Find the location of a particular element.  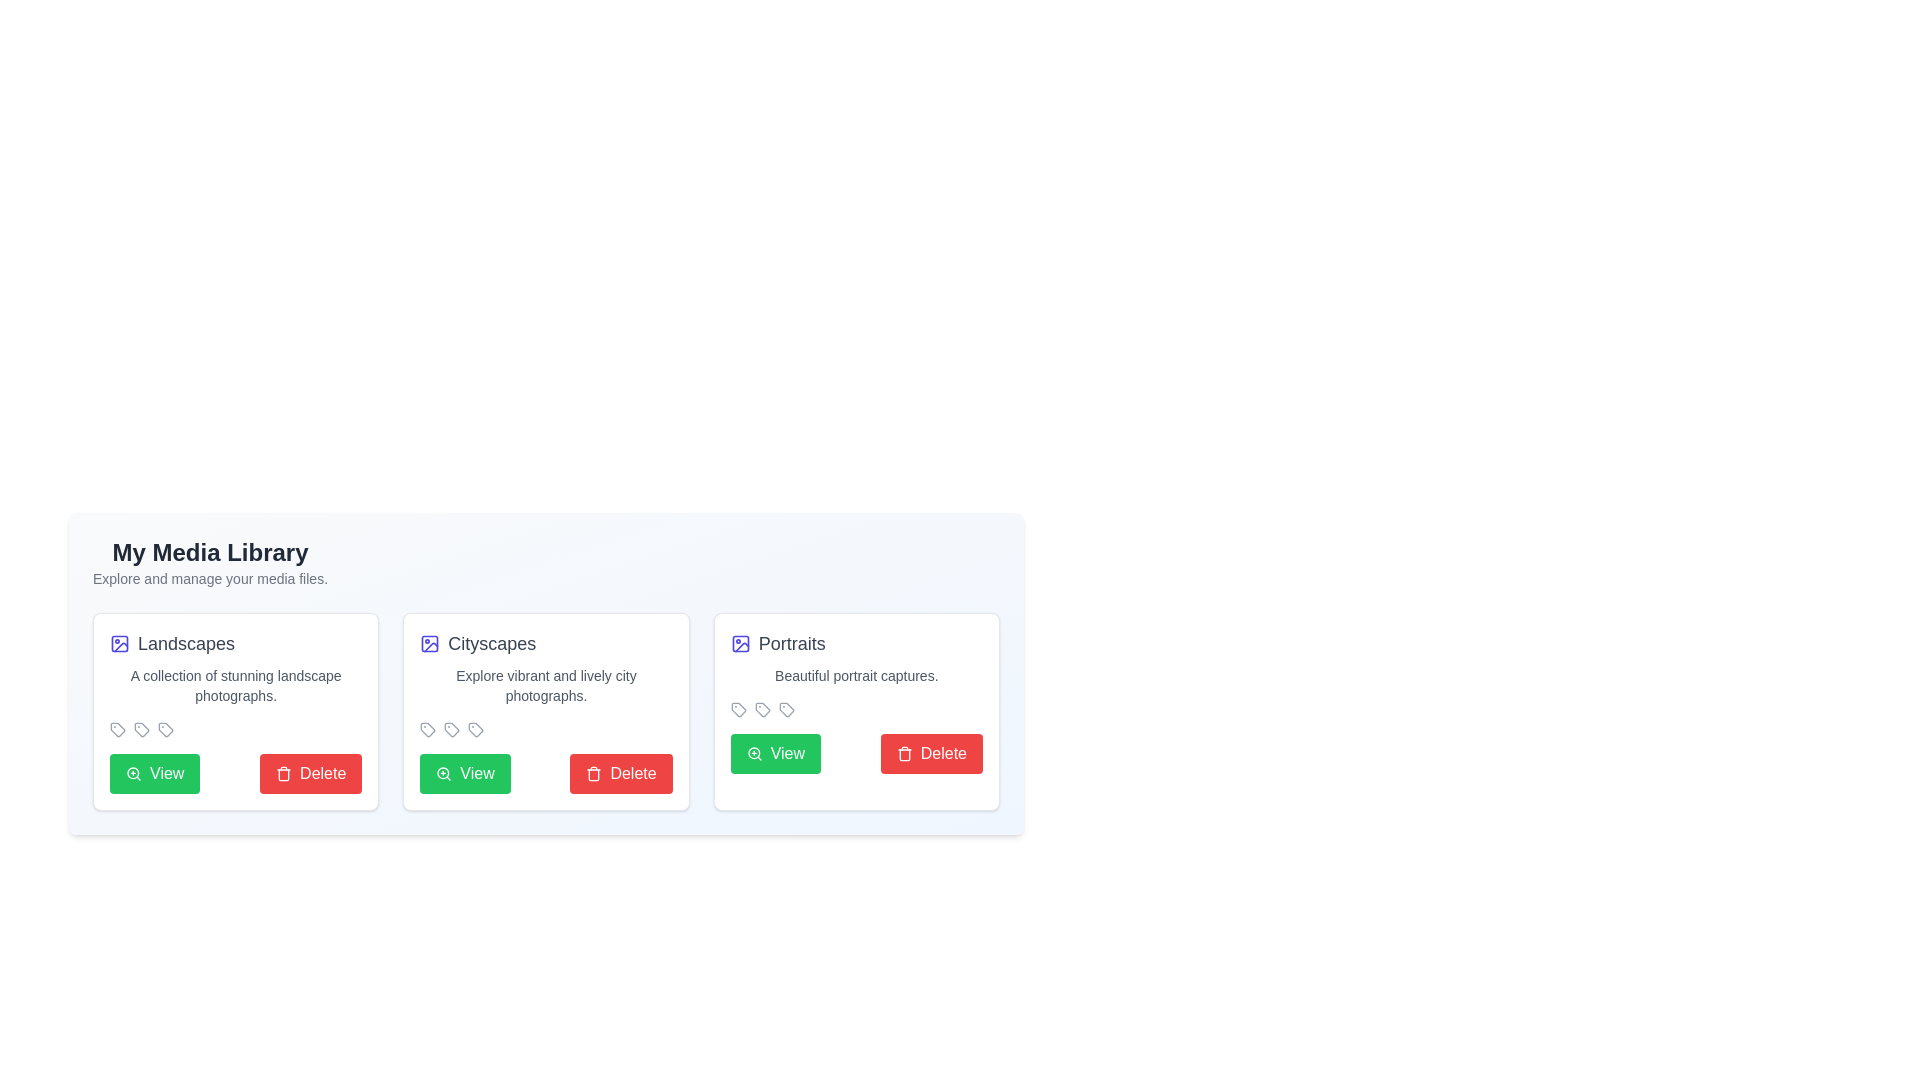

the 'Delete' button, which is the red button with a trash can icon, located in the Button Group within the 'Landscapes' card of the media library is located at coordinates (236, 773).